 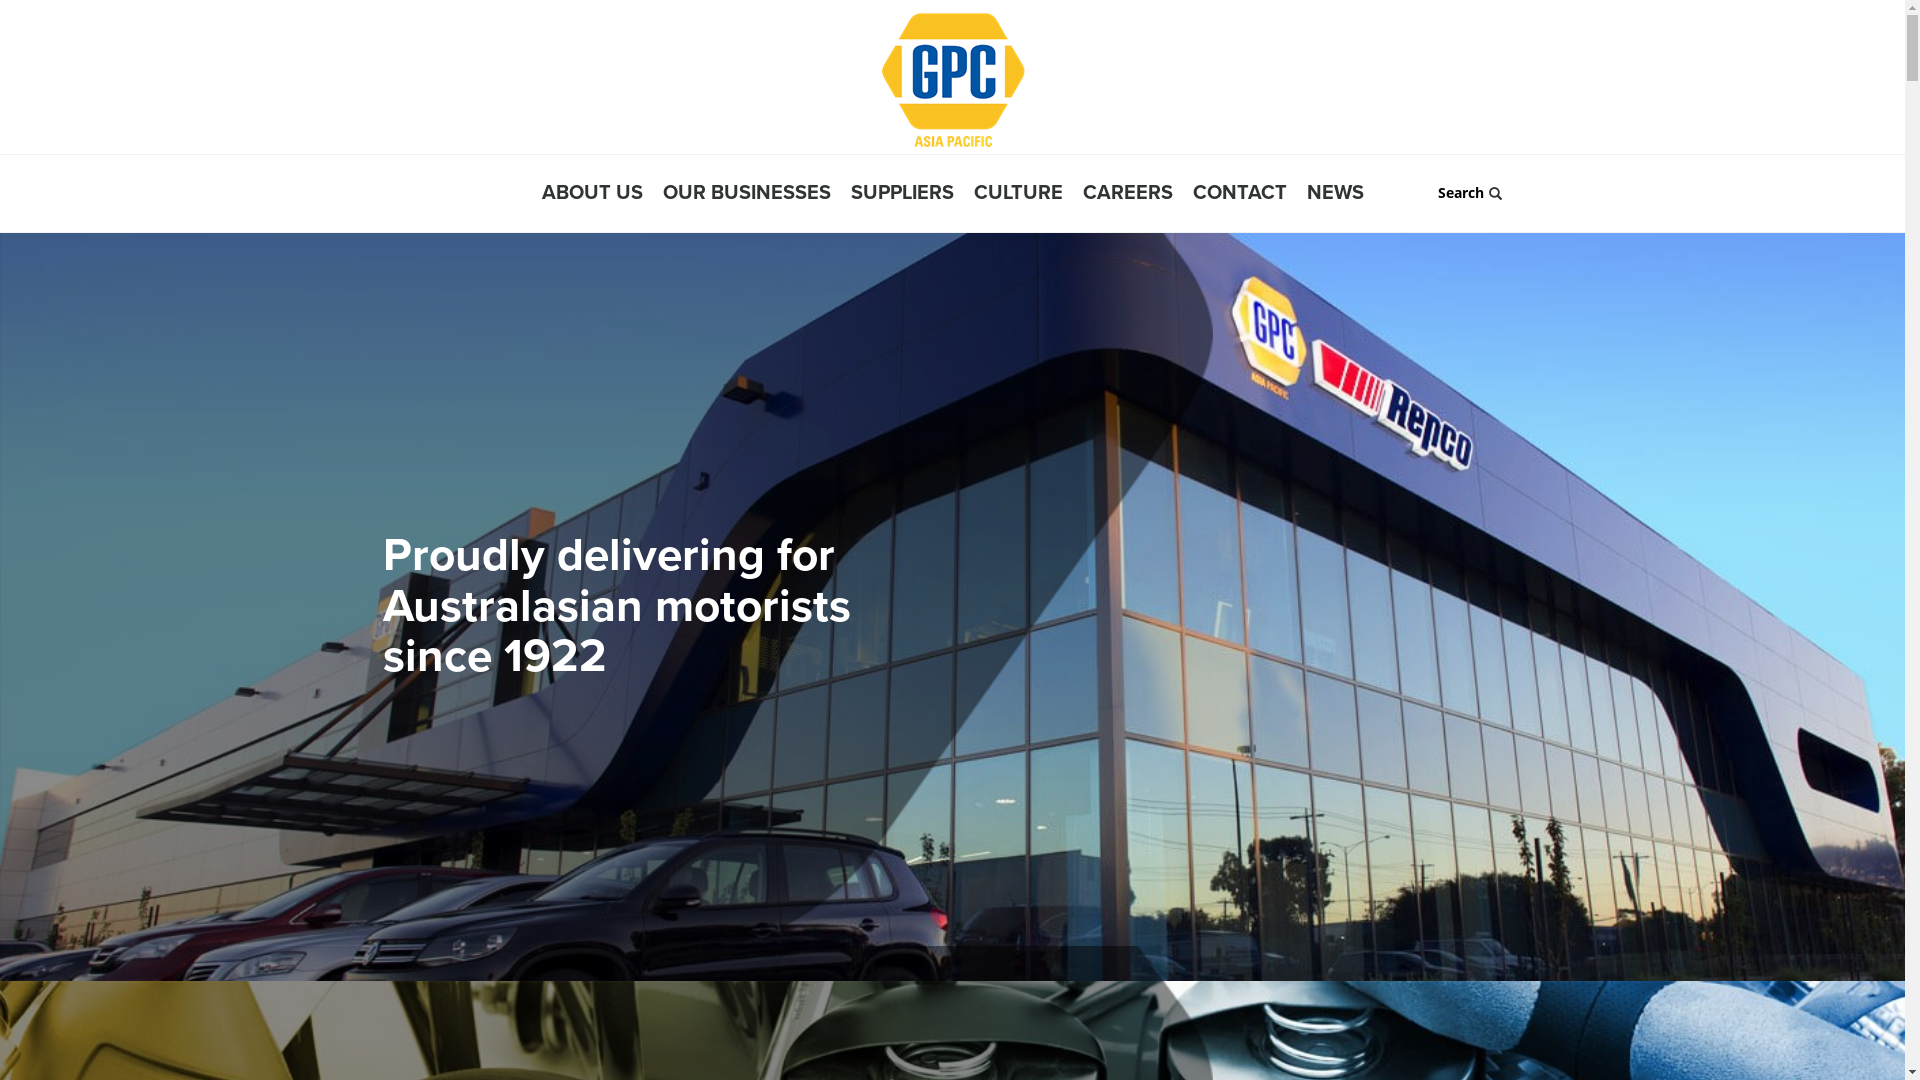 What do you see at coordinates (754, 195) in the screenshot?
I see `'OUR BUSINESSES'` at bounding box center [754, 195].